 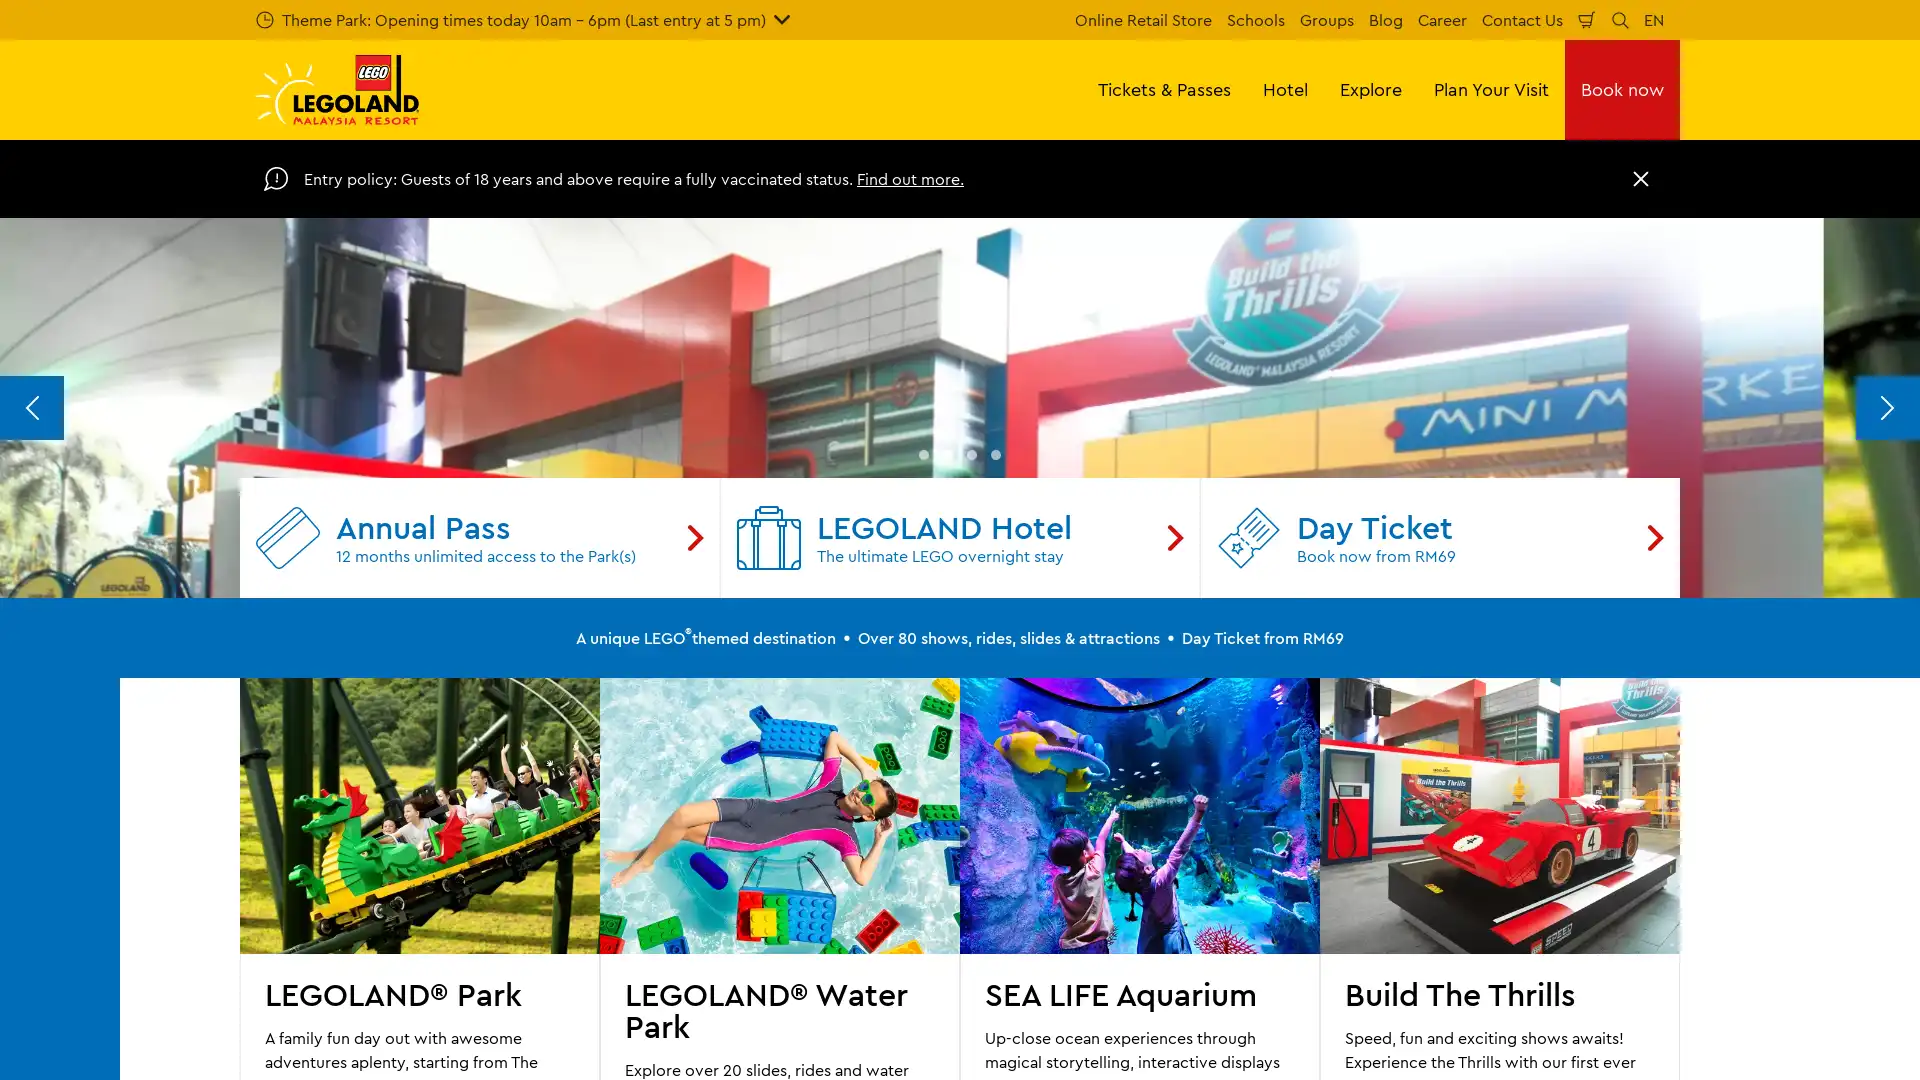 What do you see at coordinates (1285, 88) in the screenshot?
I see `Hotel` at bounding box center [1285, 88].